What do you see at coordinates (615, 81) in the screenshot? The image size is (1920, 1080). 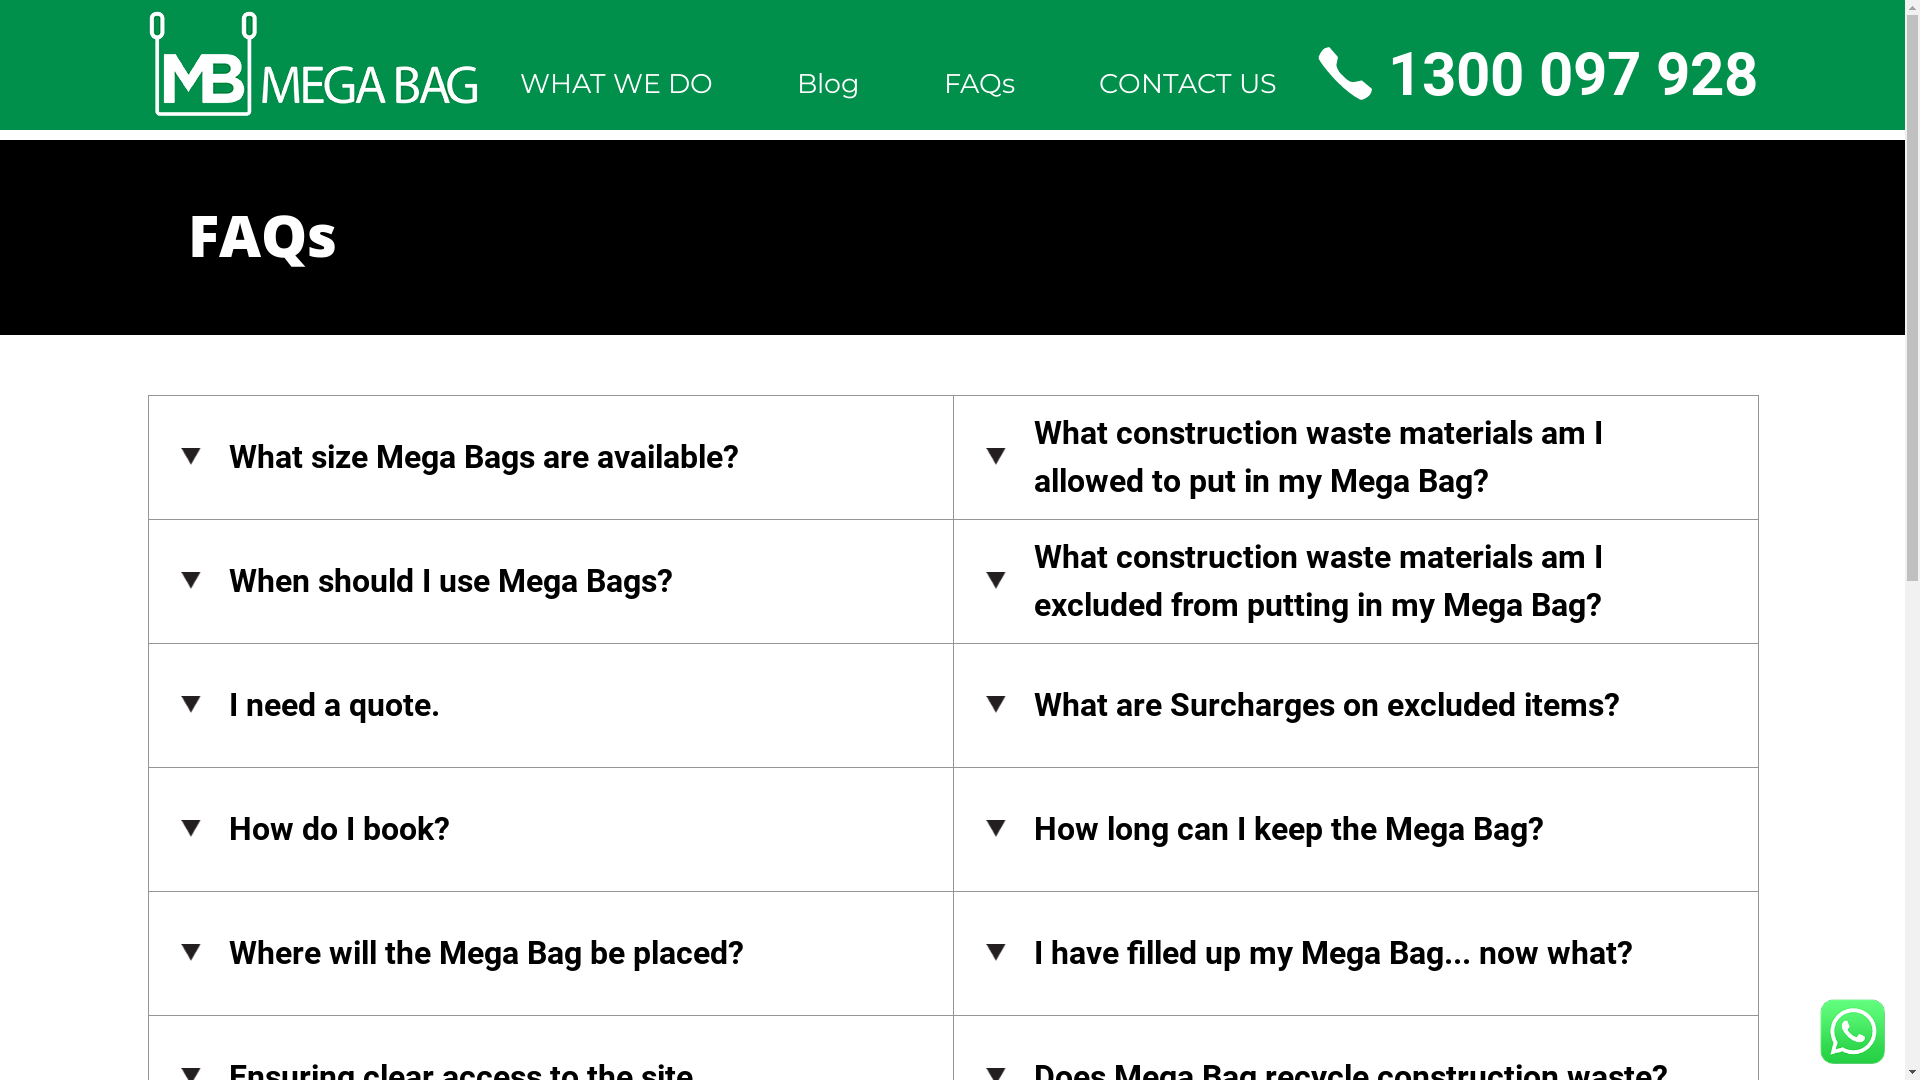 I see `'WHAT WE DO'` at bounding box center [615, 81].